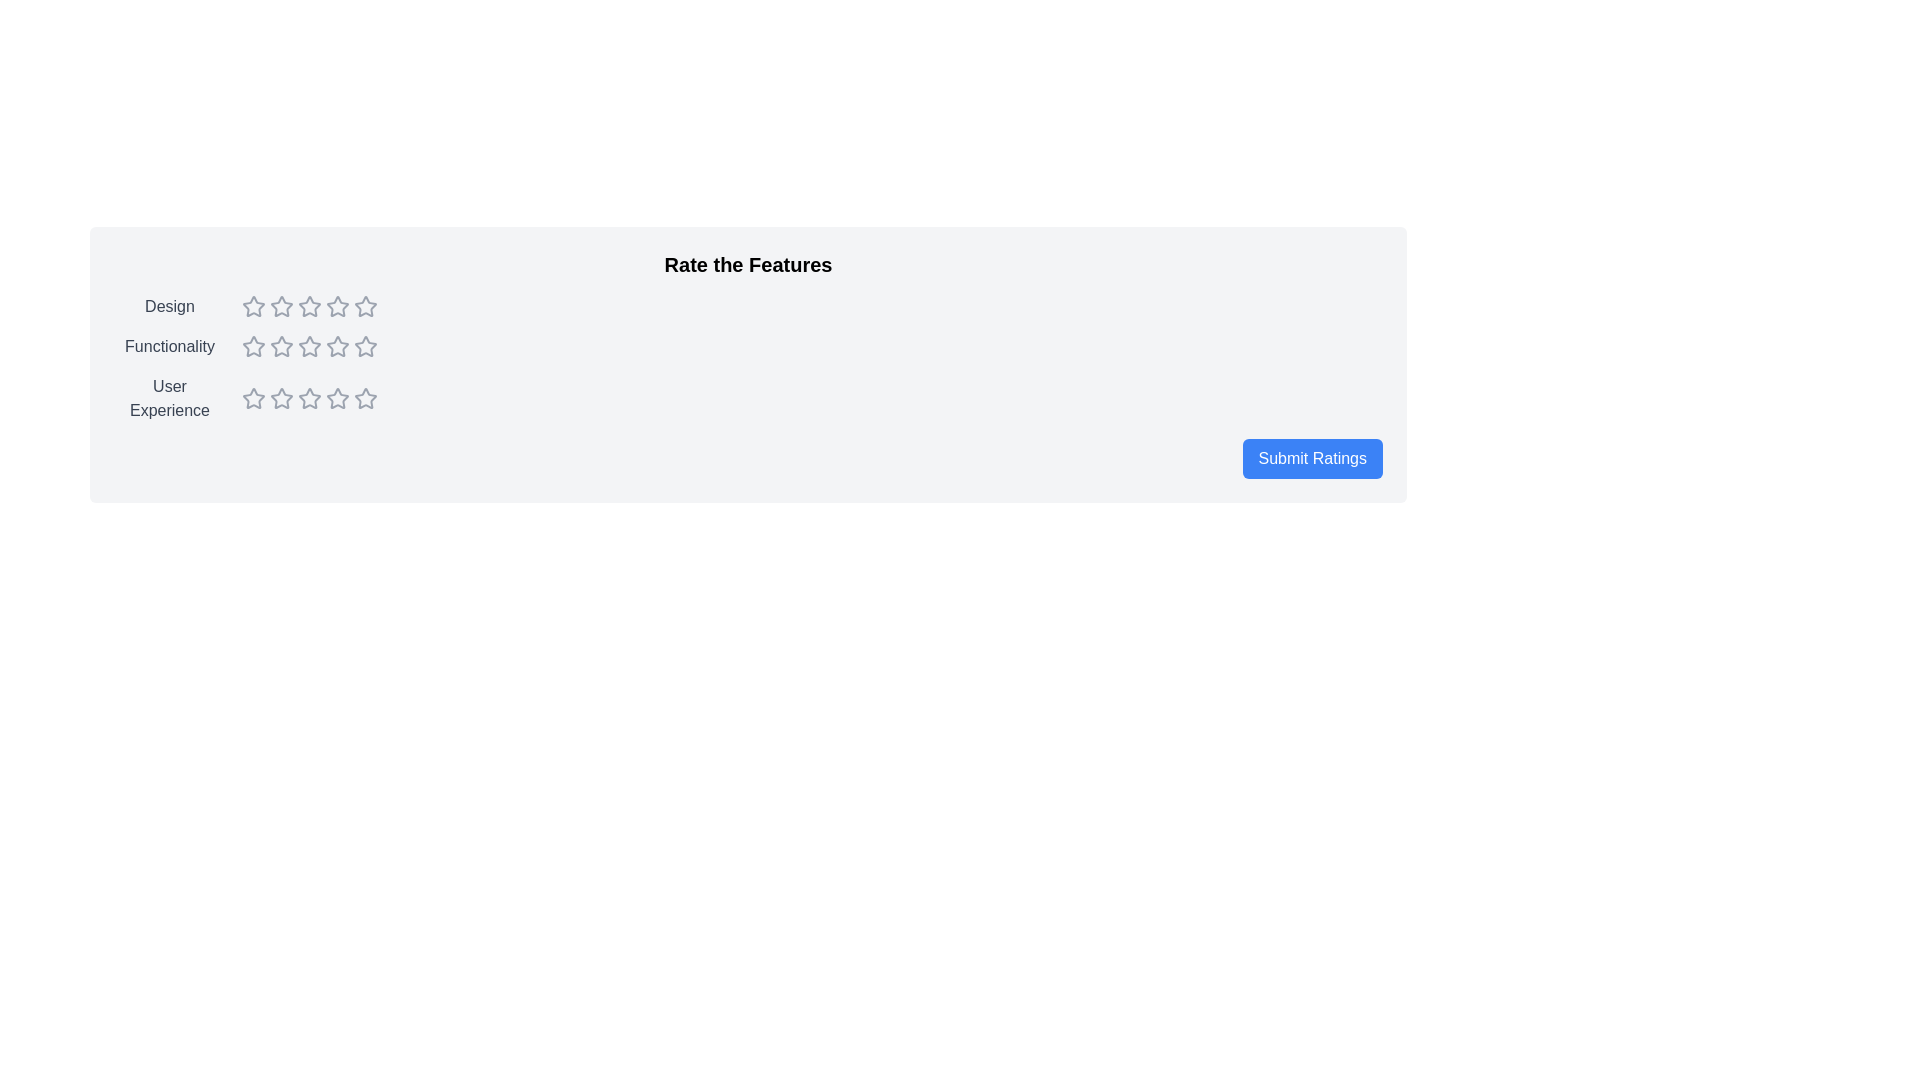  What do you see at coordinates (365, 345) in the screenshot?
I see `the fourth star-shaped rating icon in the 'Functionality' section` at bounding box center [365, 345].